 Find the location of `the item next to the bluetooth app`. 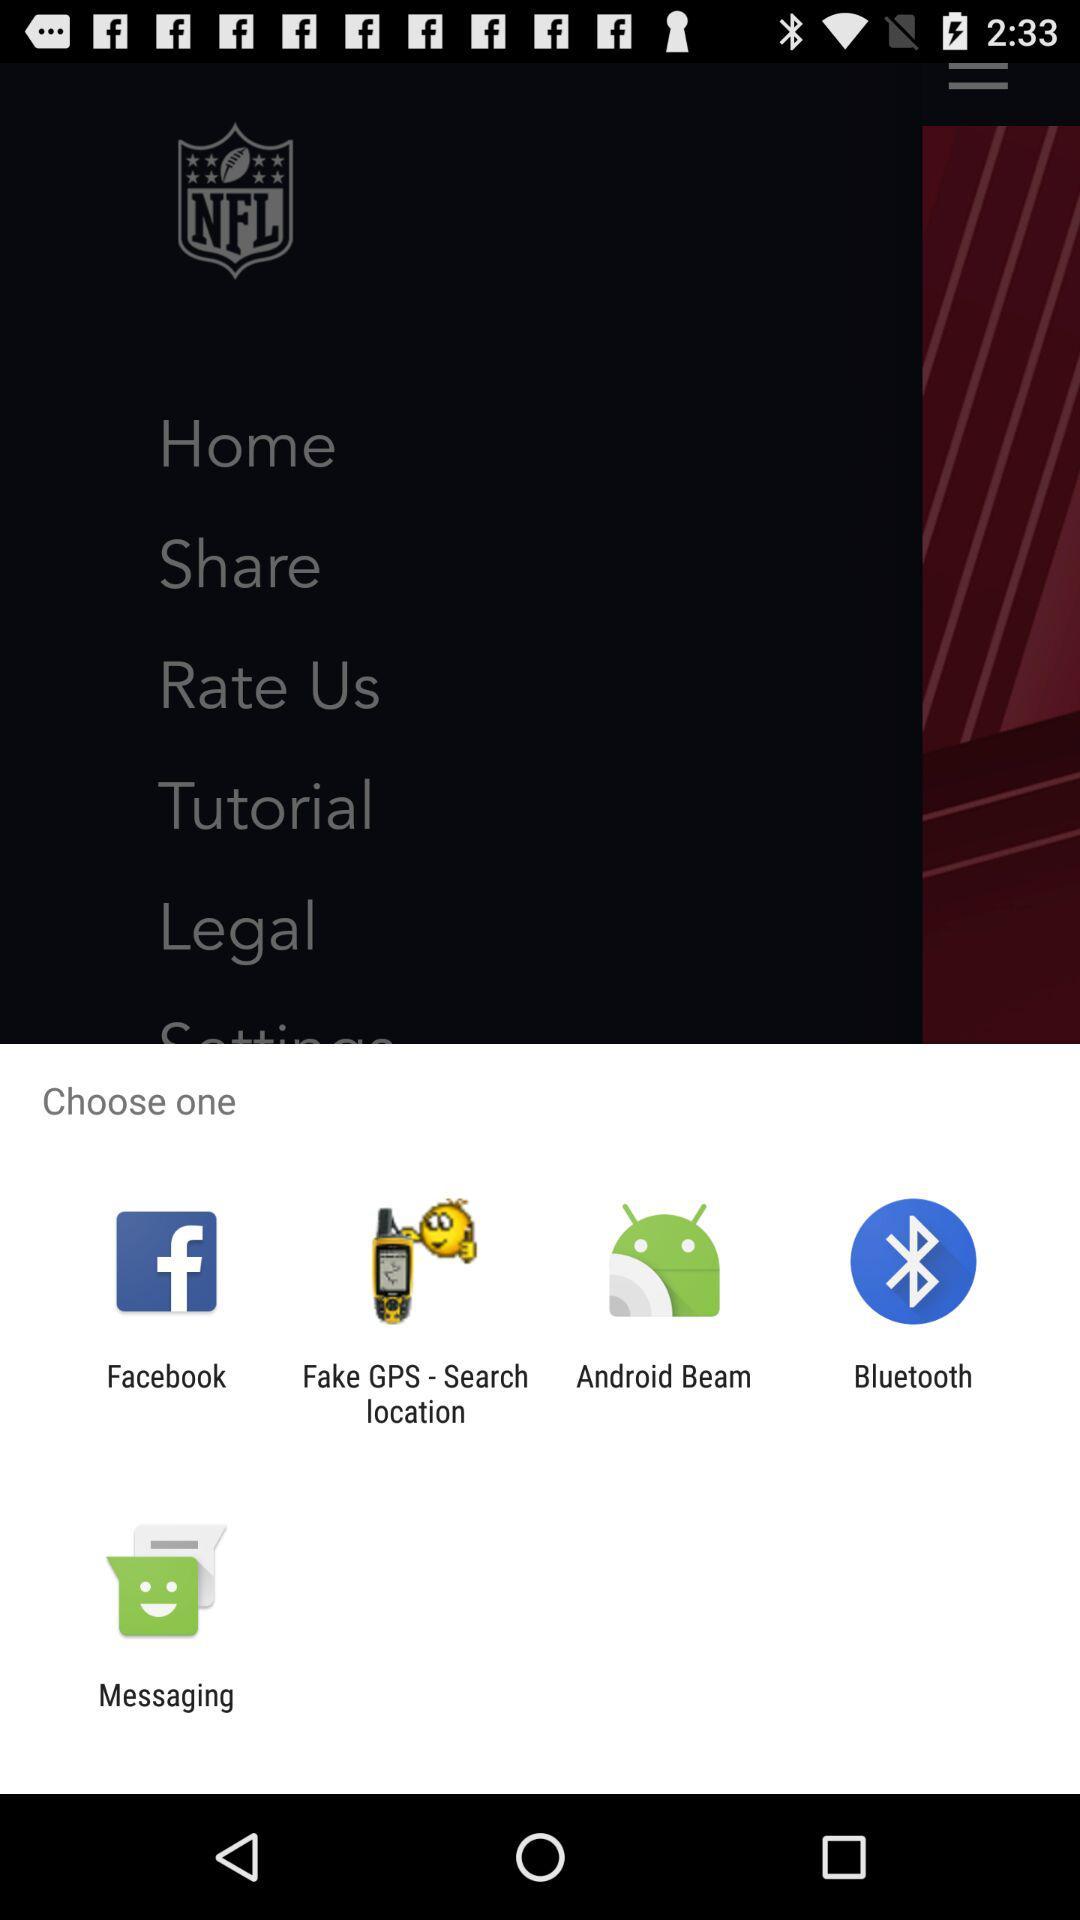

the item next to the bluetooth app is located at coordinates (664, 1392).